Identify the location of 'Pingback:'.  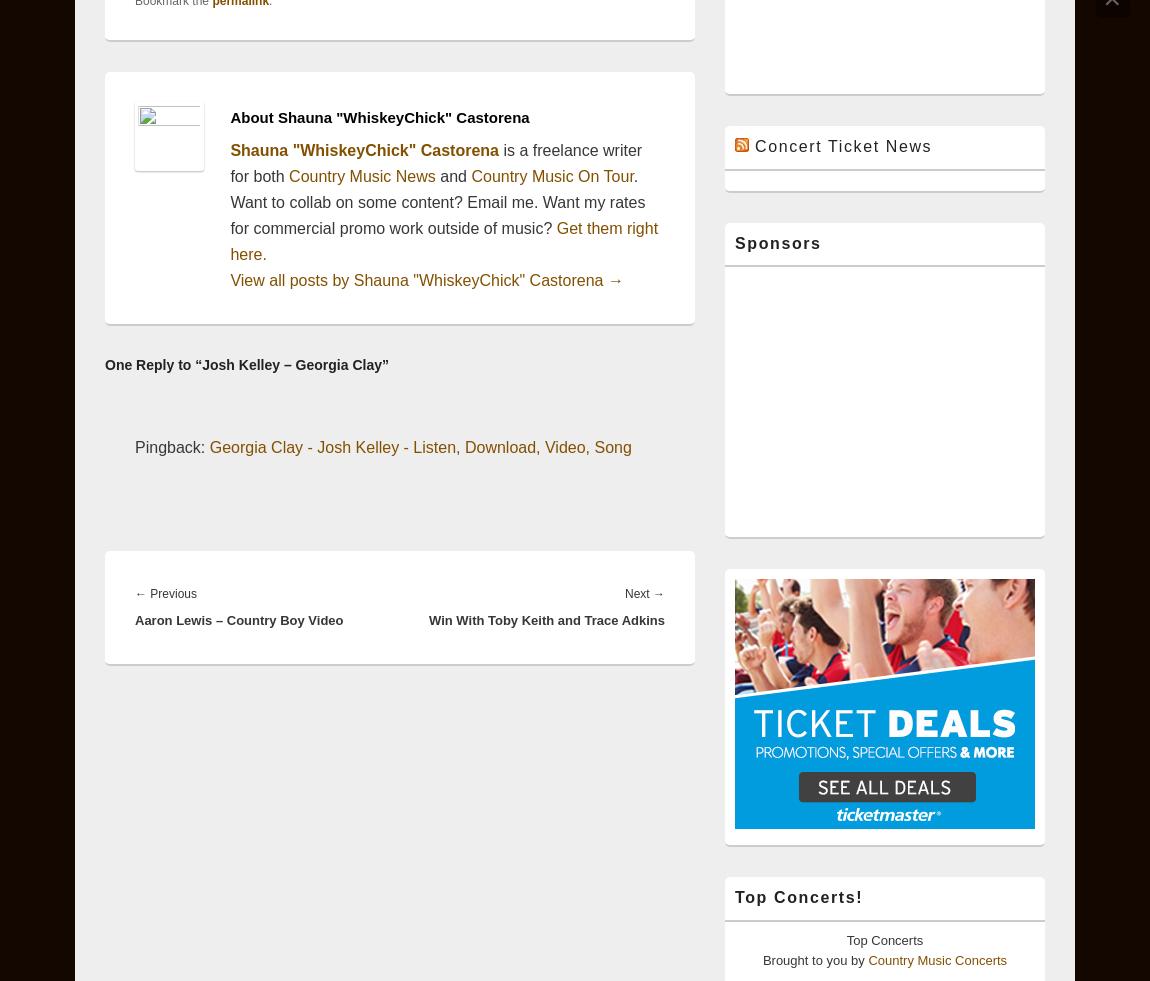
(171, 446).